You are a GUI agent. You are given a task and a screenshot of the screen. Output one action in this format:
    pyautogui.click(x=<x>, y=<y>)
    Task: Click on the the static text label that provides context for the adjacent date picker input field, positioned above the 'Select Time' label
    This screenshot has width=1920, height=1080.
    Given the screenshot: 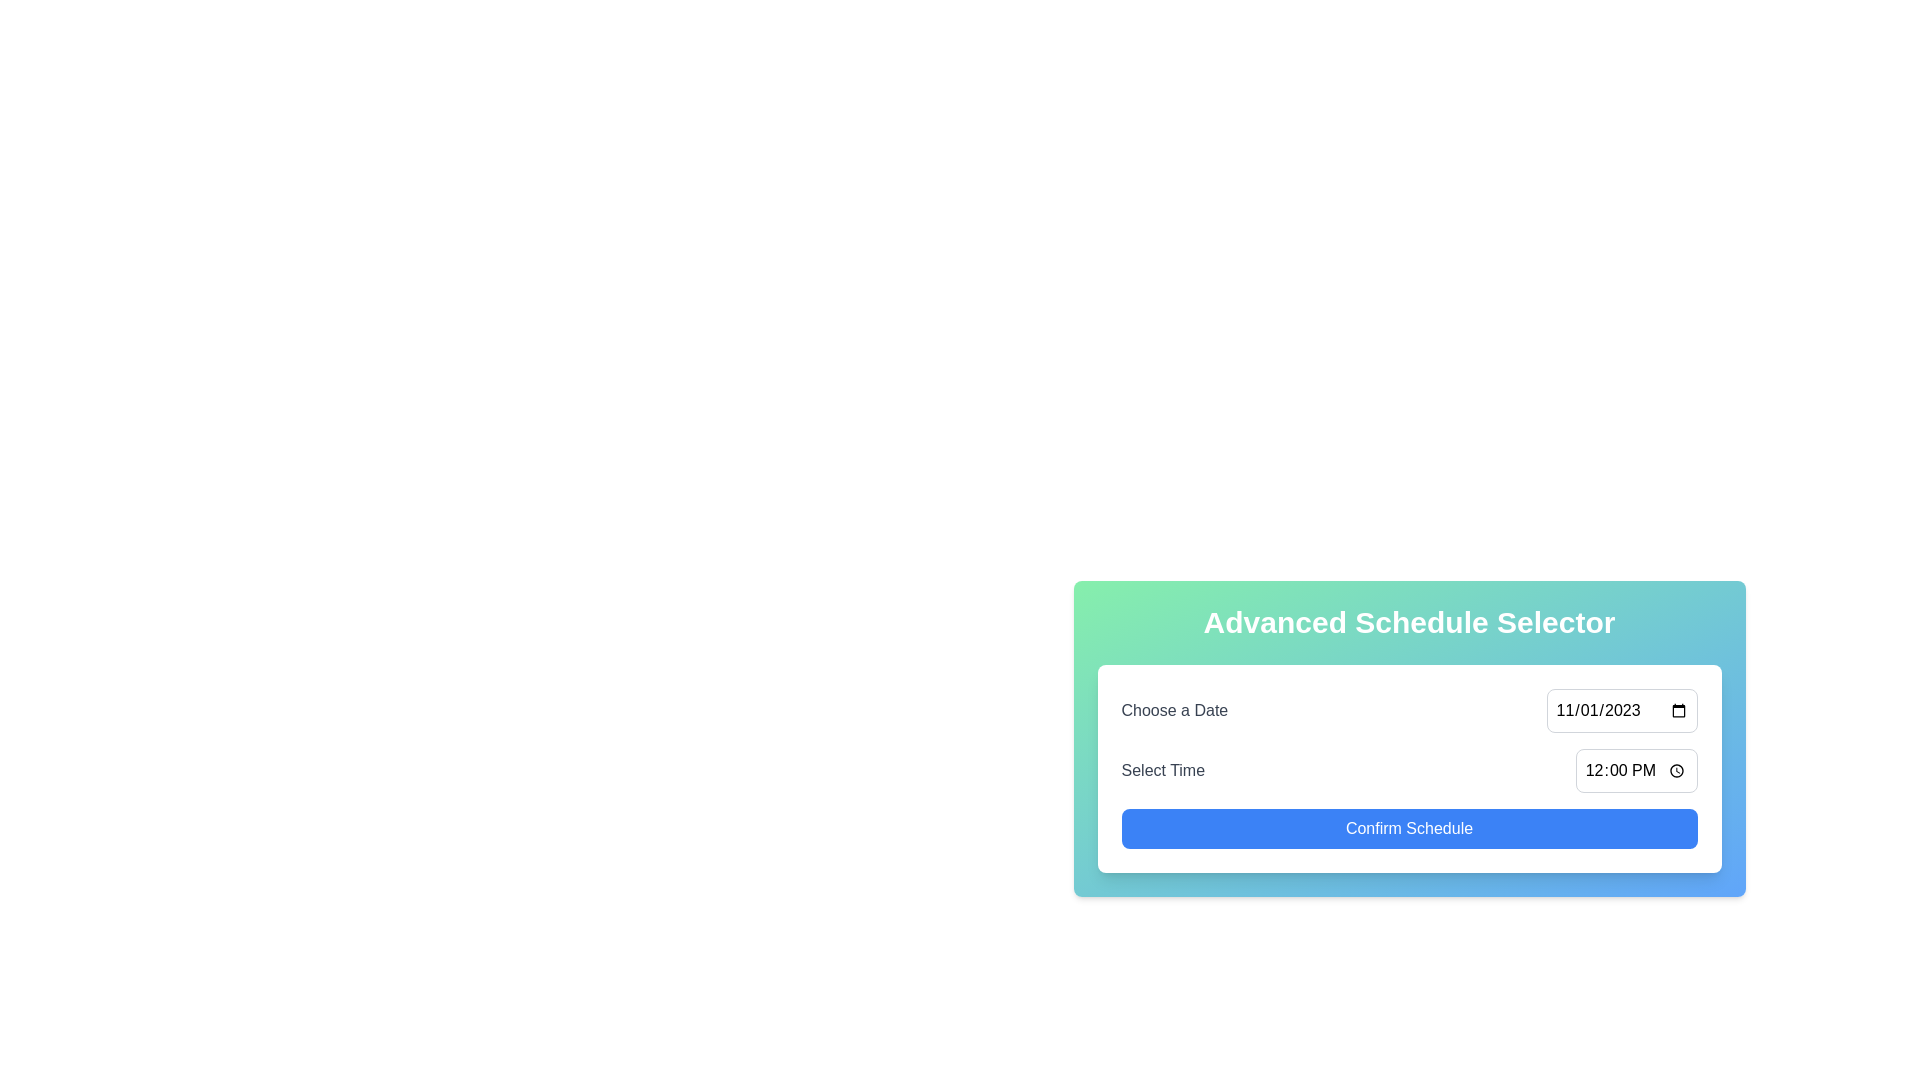 What is the action you would take?
    pyautogui.click(x=1174, y=709)
    